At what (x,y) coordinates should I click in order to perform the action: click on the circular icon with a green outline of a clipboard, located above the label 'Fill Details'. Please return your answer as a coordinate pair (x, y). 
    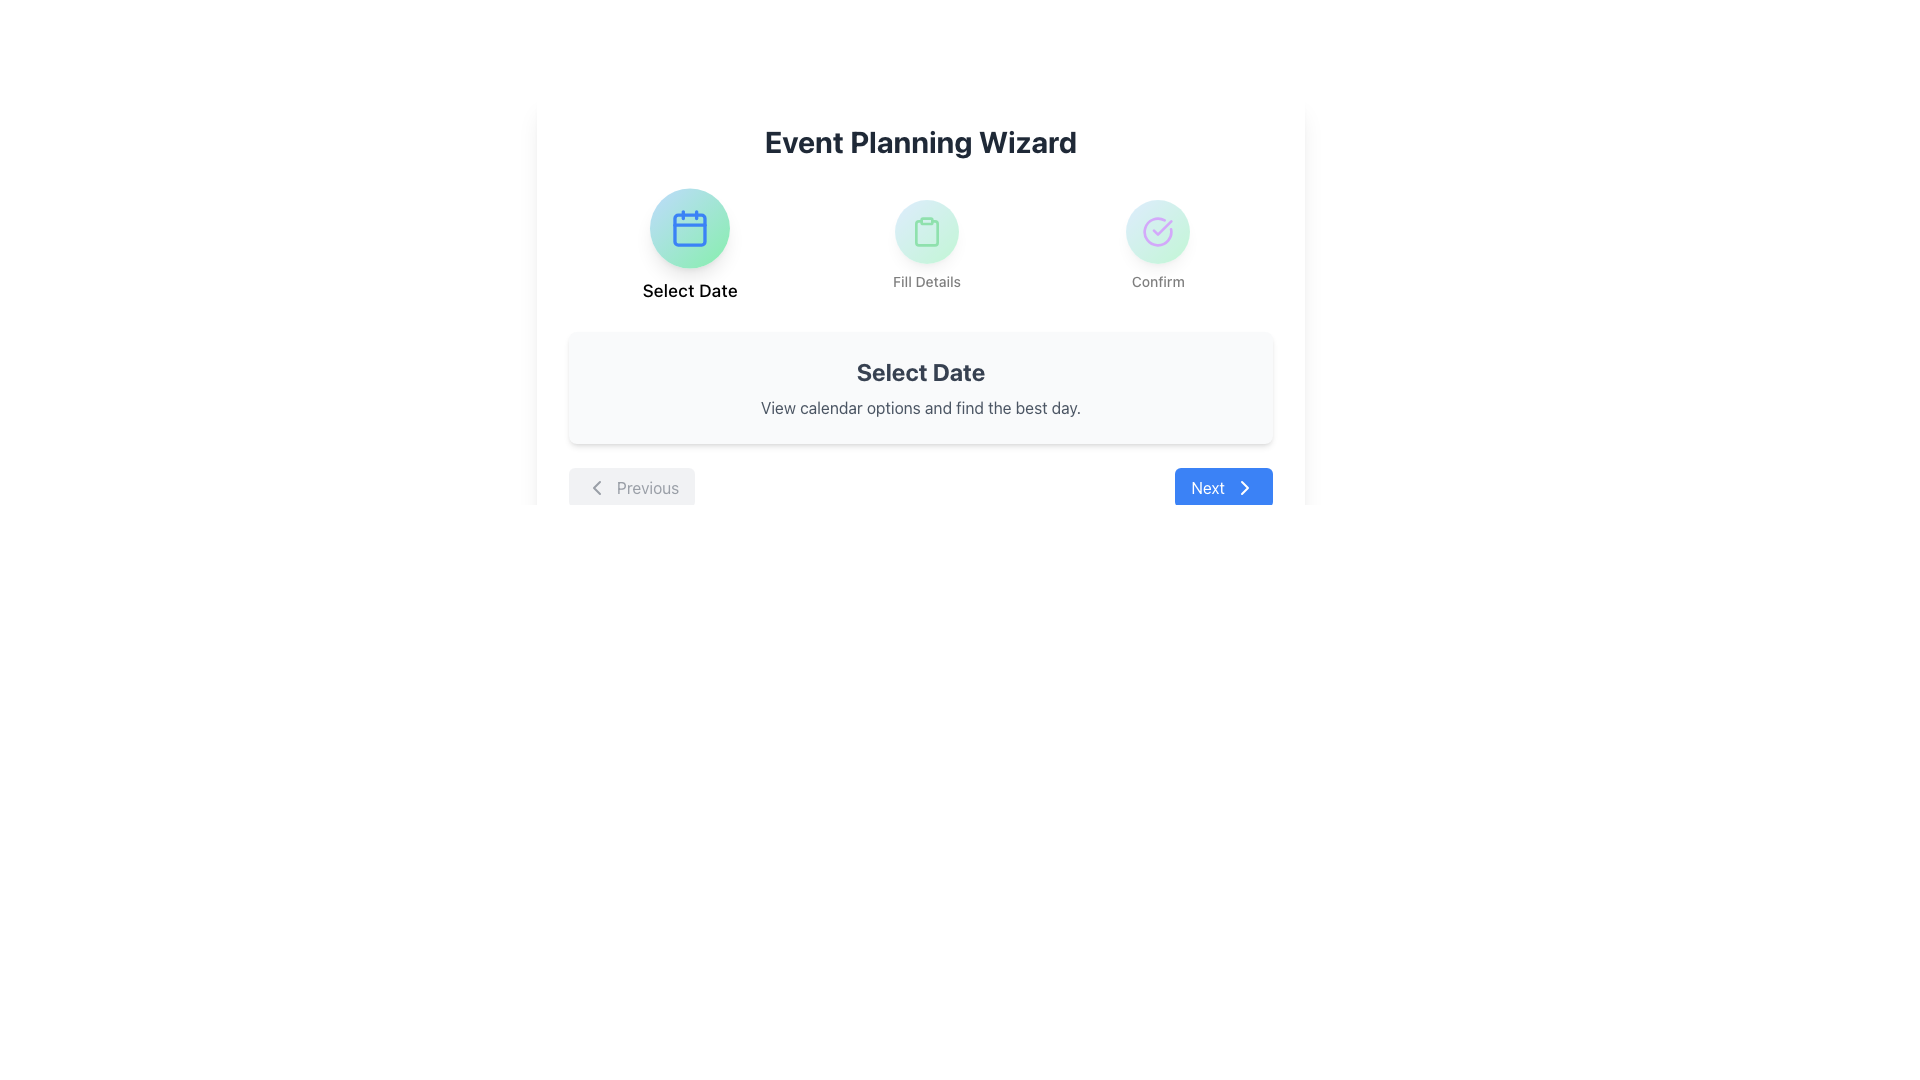
    Looking at the image, I should click on (926, 245).